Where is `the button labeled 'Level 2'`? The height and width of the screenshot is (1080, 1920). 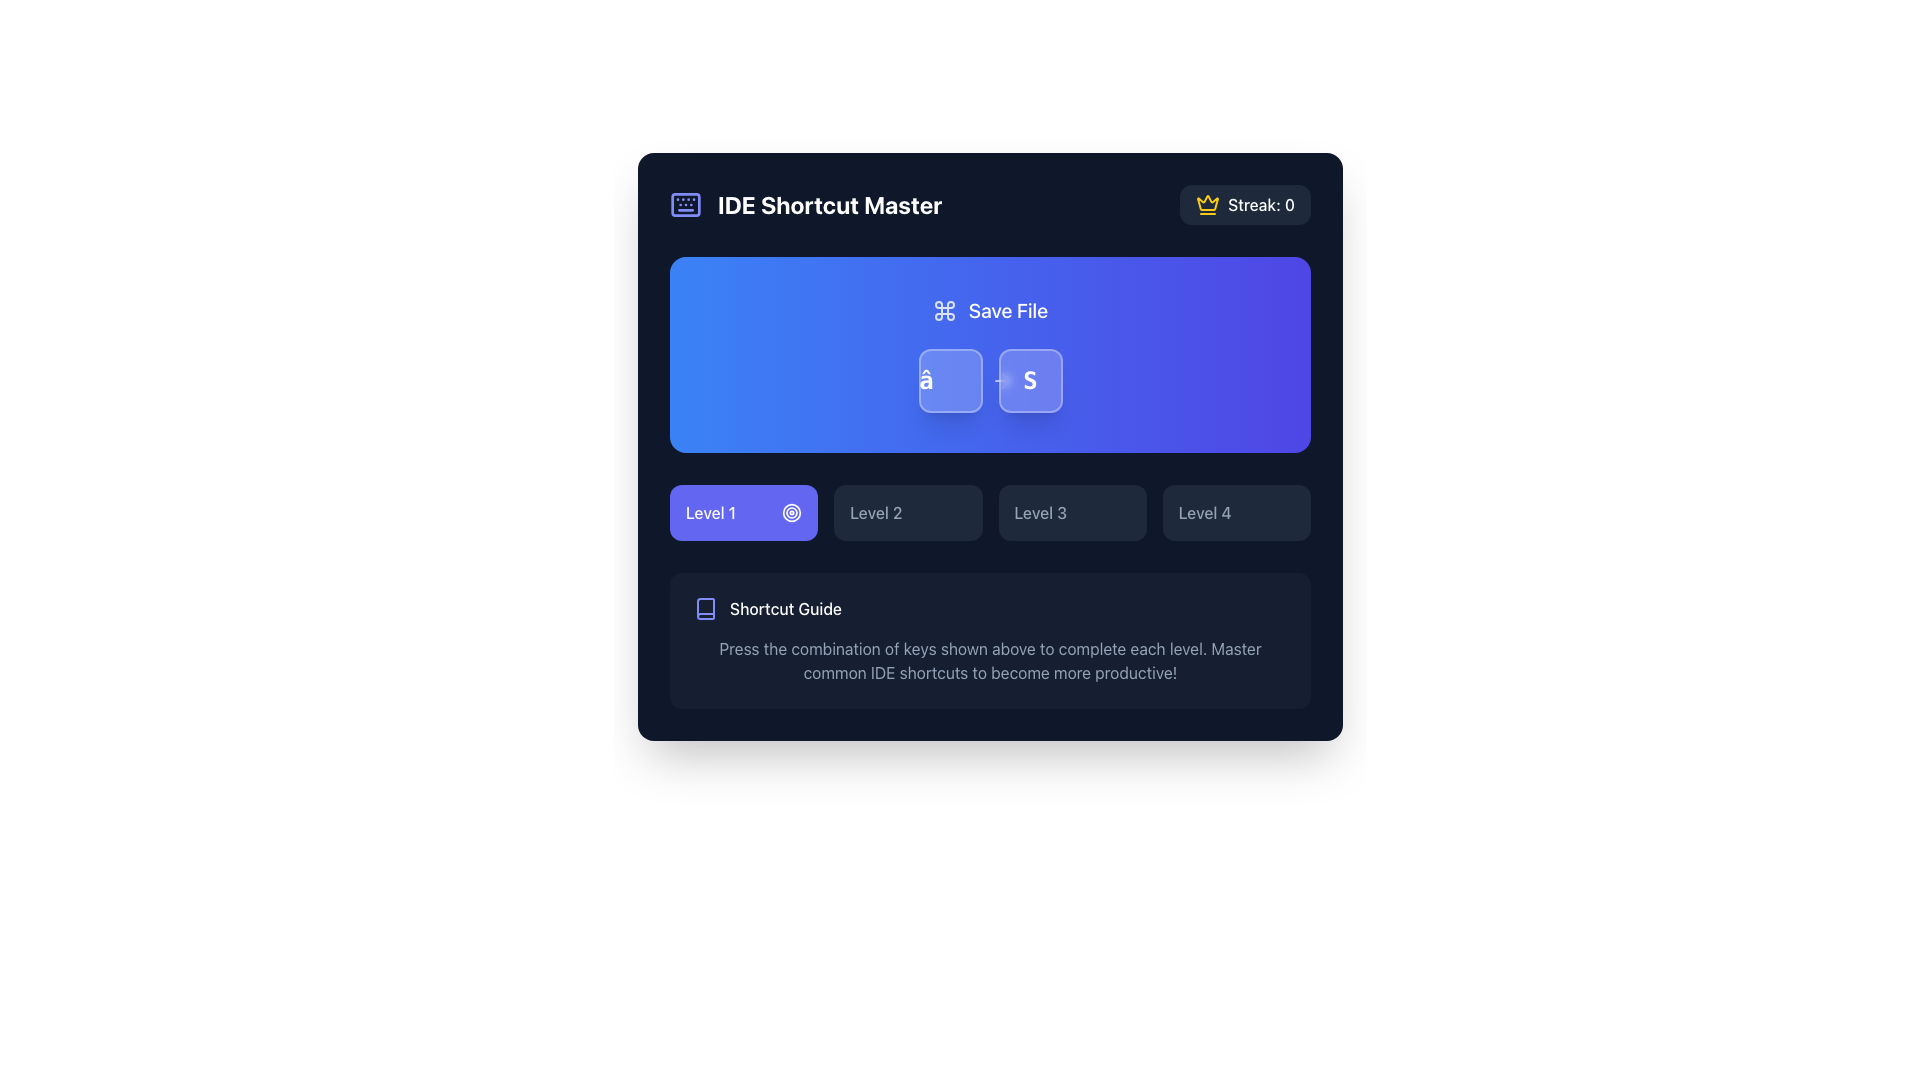
the button labeled 'Level 2' is located at coordinates (907, 512).